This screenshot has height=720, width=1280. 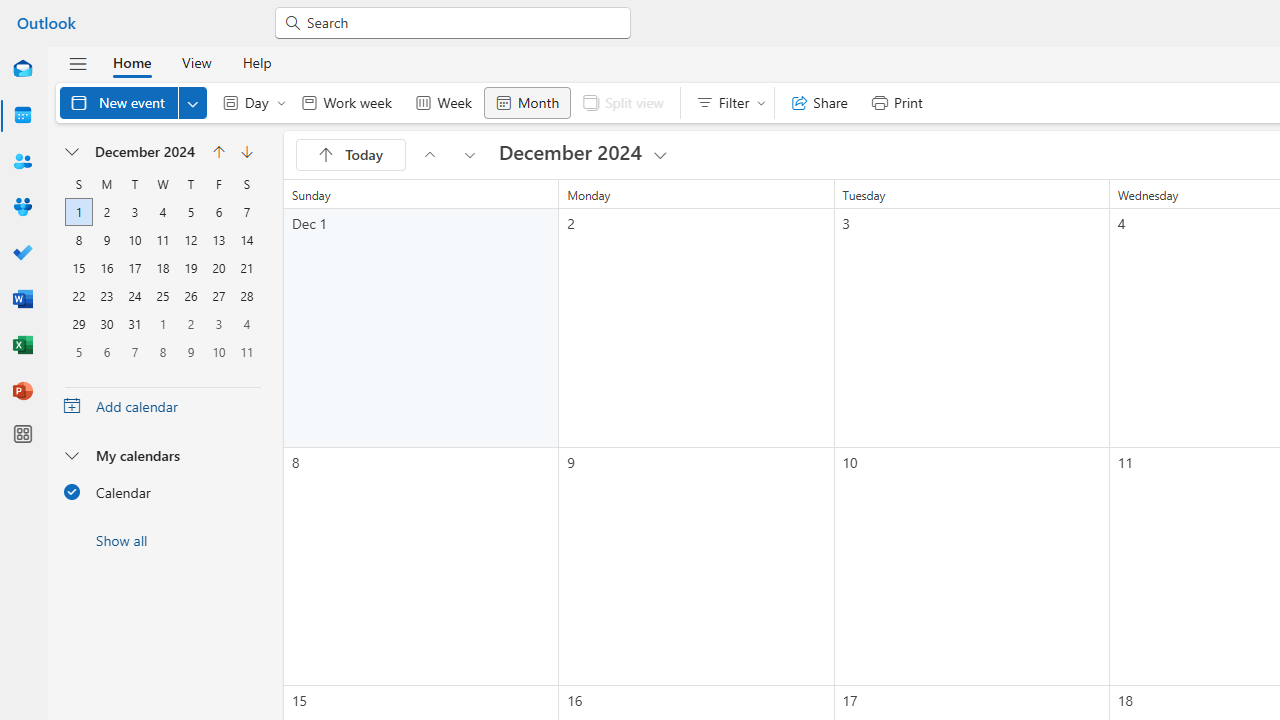 I want to click on 'People', so click(x=23, y=161).